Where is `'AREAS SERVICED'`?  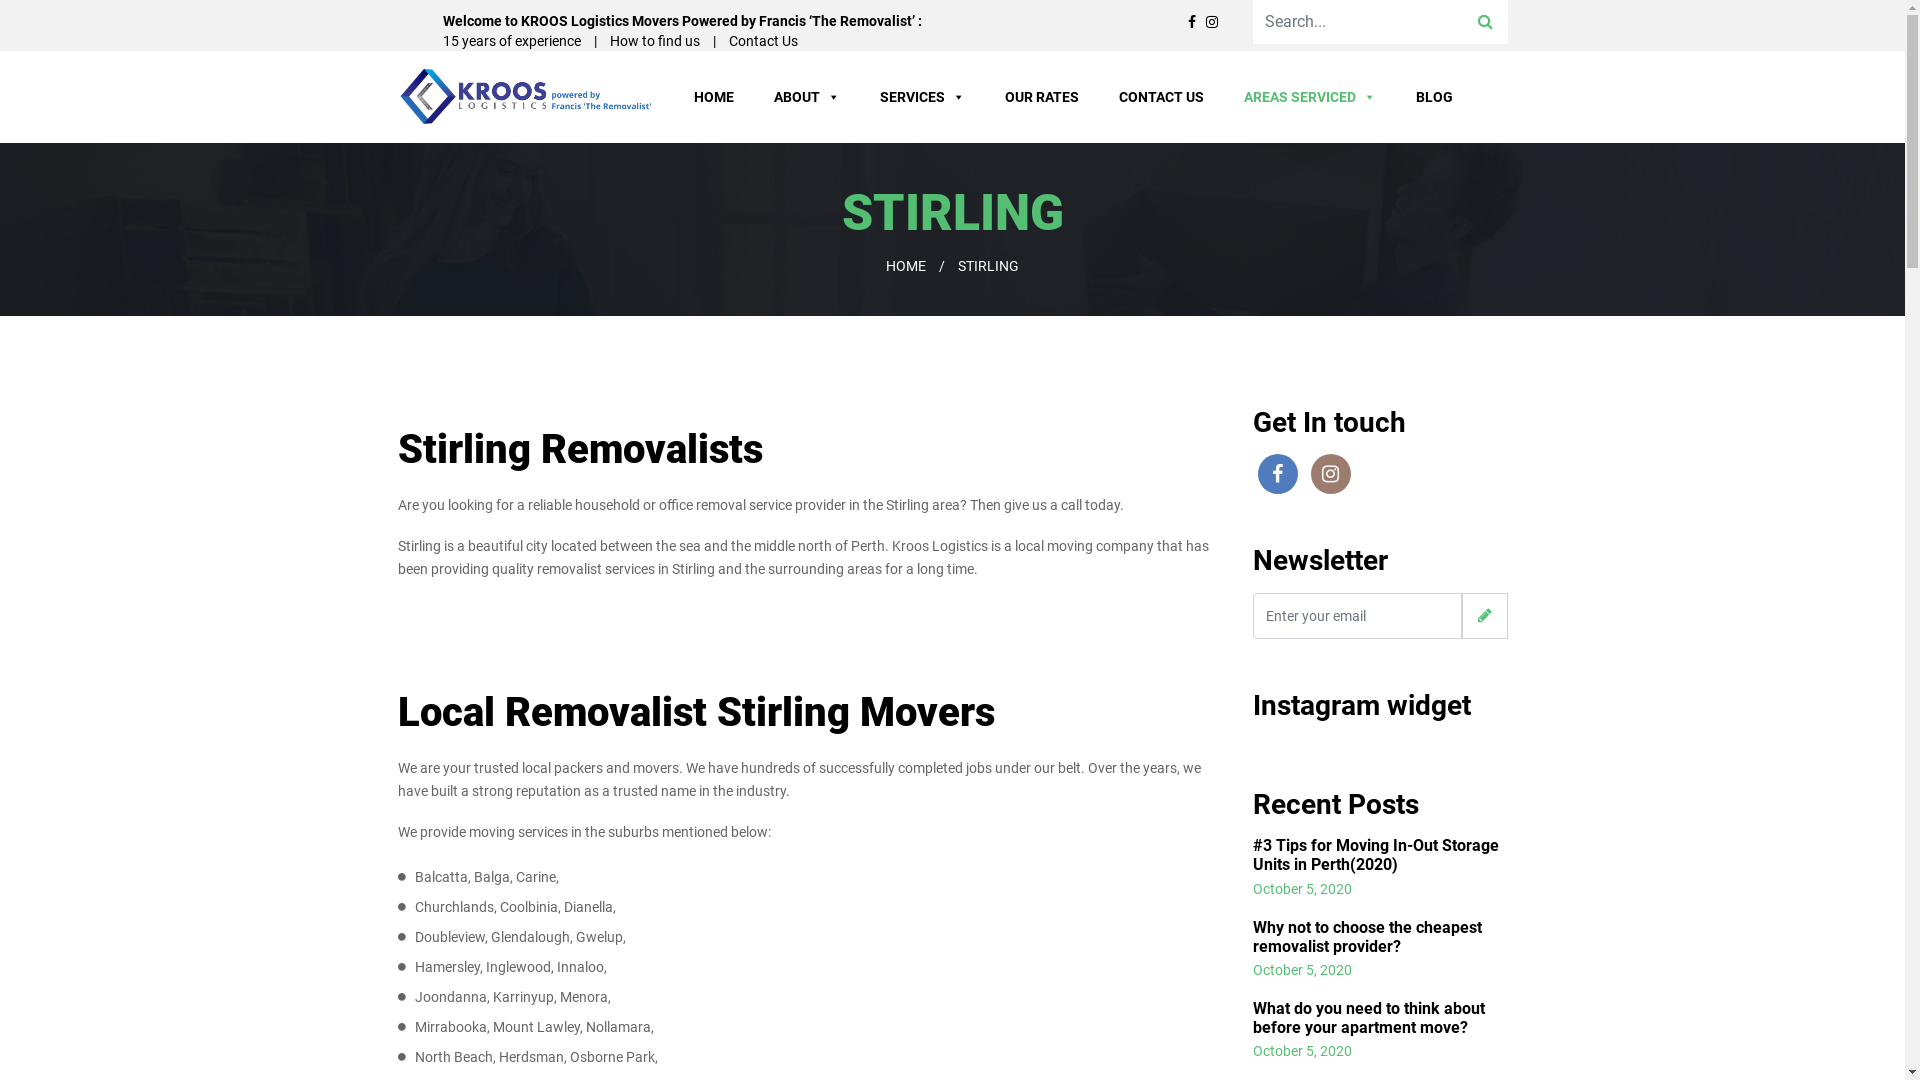 'AREAS SERVICED' is located at coordinates (1310, 96).